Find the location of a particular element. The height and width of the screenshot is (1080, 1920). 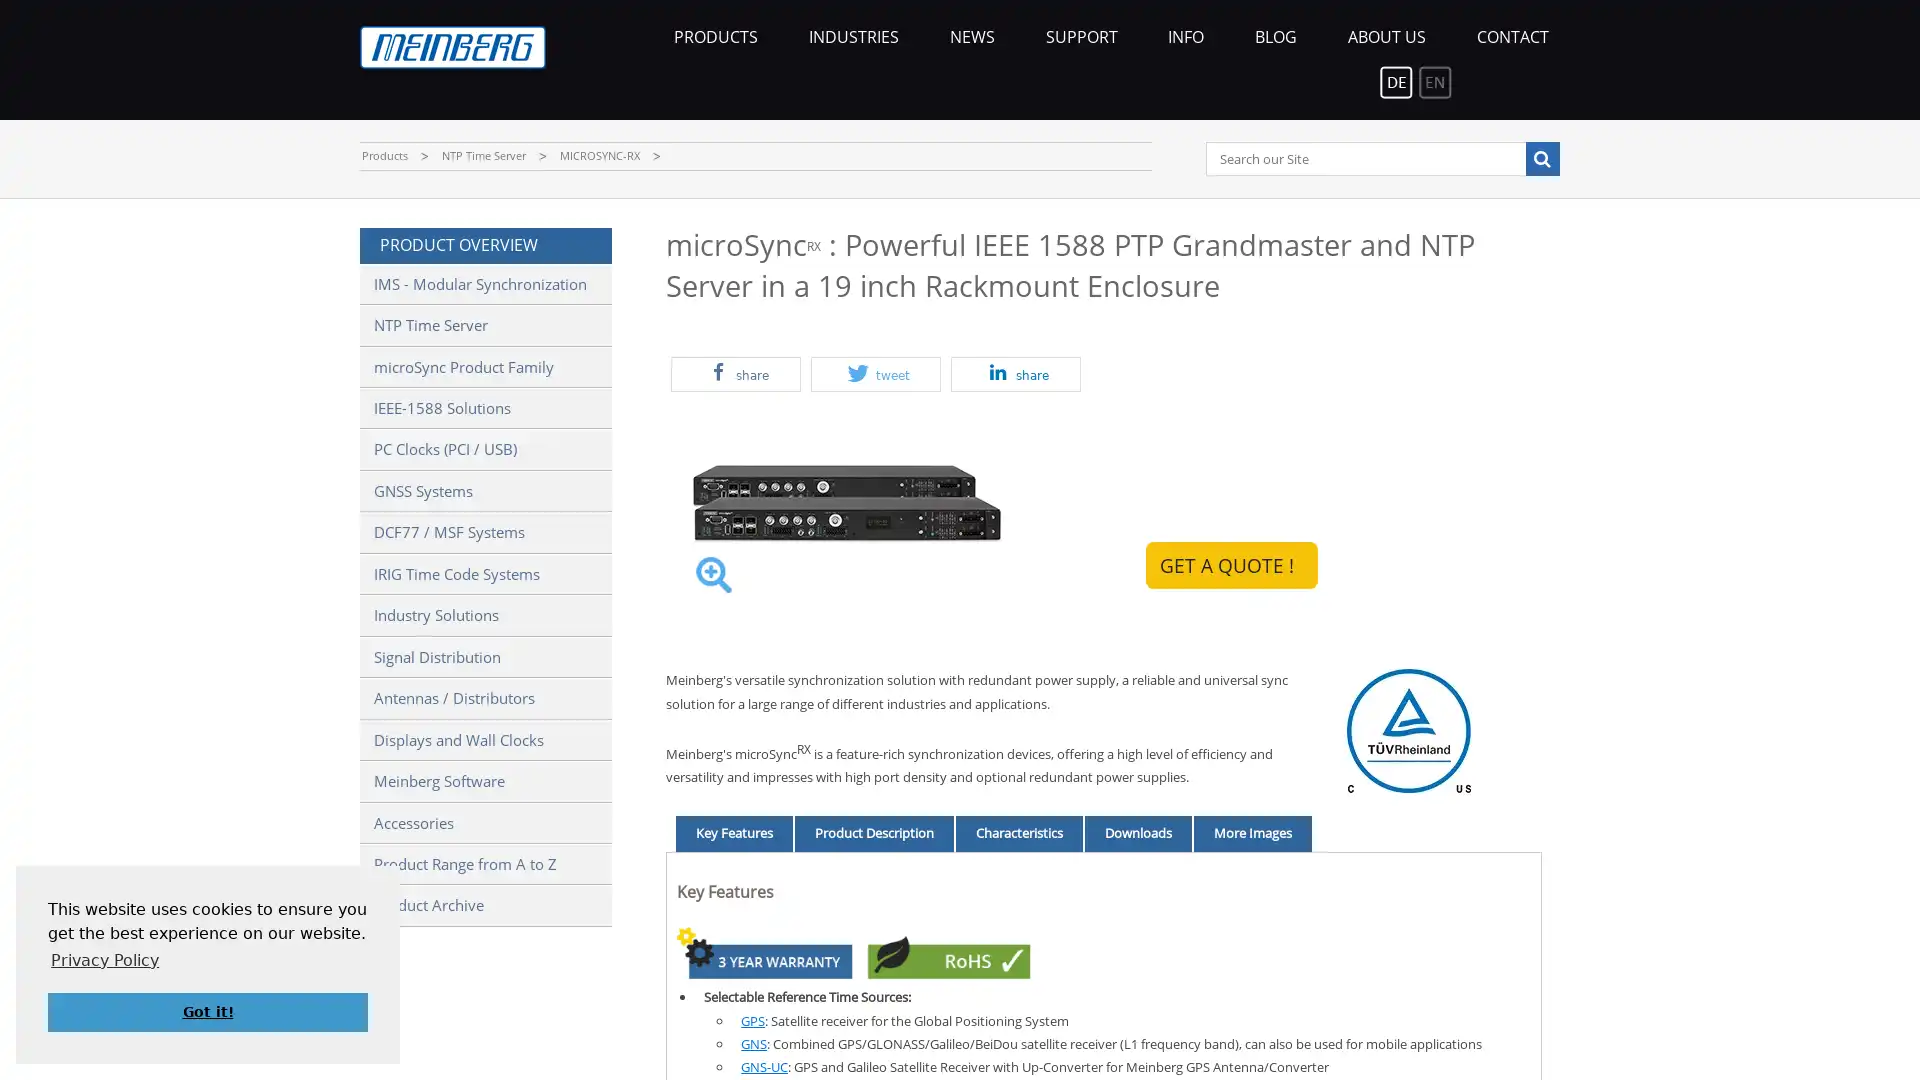

dismiss cookie message is located at coordinates (207, 1011).